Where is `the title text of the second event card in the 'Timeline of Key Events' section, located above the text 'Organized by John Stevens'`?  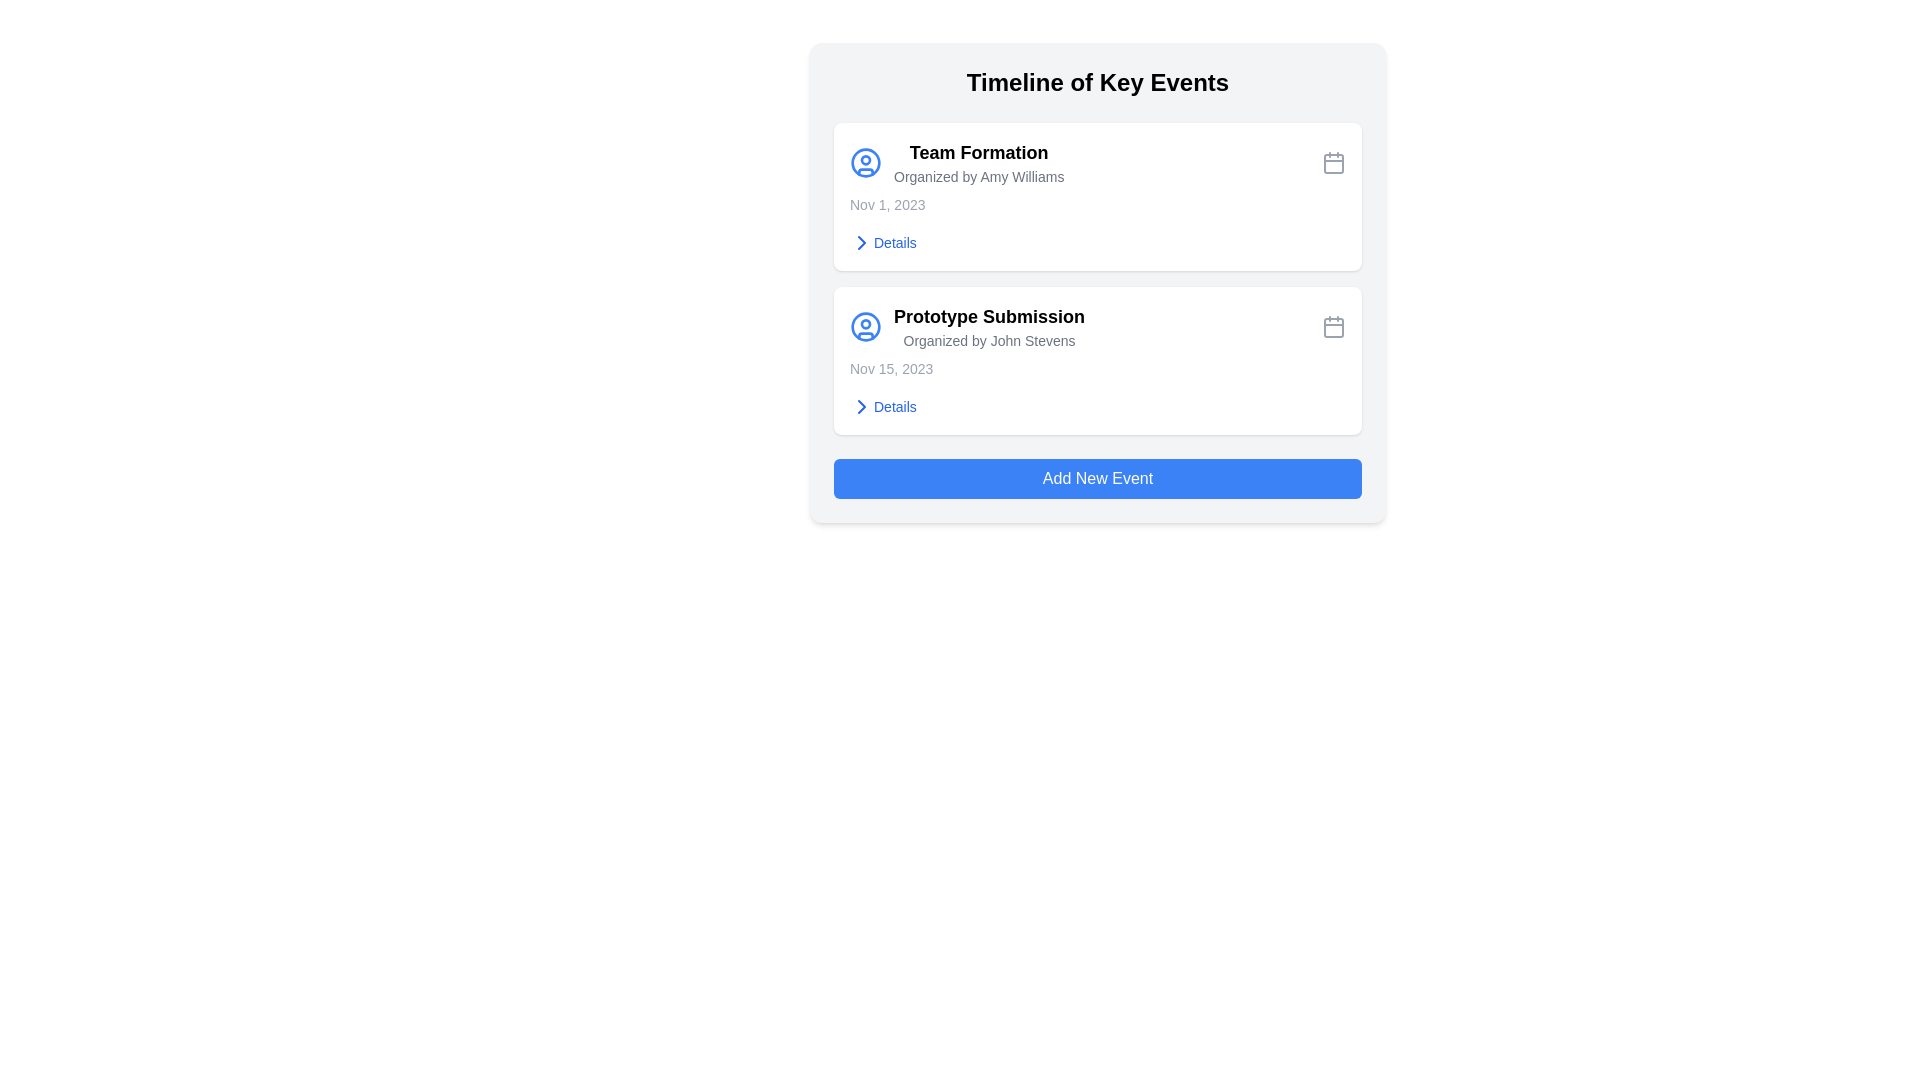 the title text of the second event card in the 'Timeline of Key Events' section, located above the text 'Organized by John Stevens' is located at coordinates (989, 315).